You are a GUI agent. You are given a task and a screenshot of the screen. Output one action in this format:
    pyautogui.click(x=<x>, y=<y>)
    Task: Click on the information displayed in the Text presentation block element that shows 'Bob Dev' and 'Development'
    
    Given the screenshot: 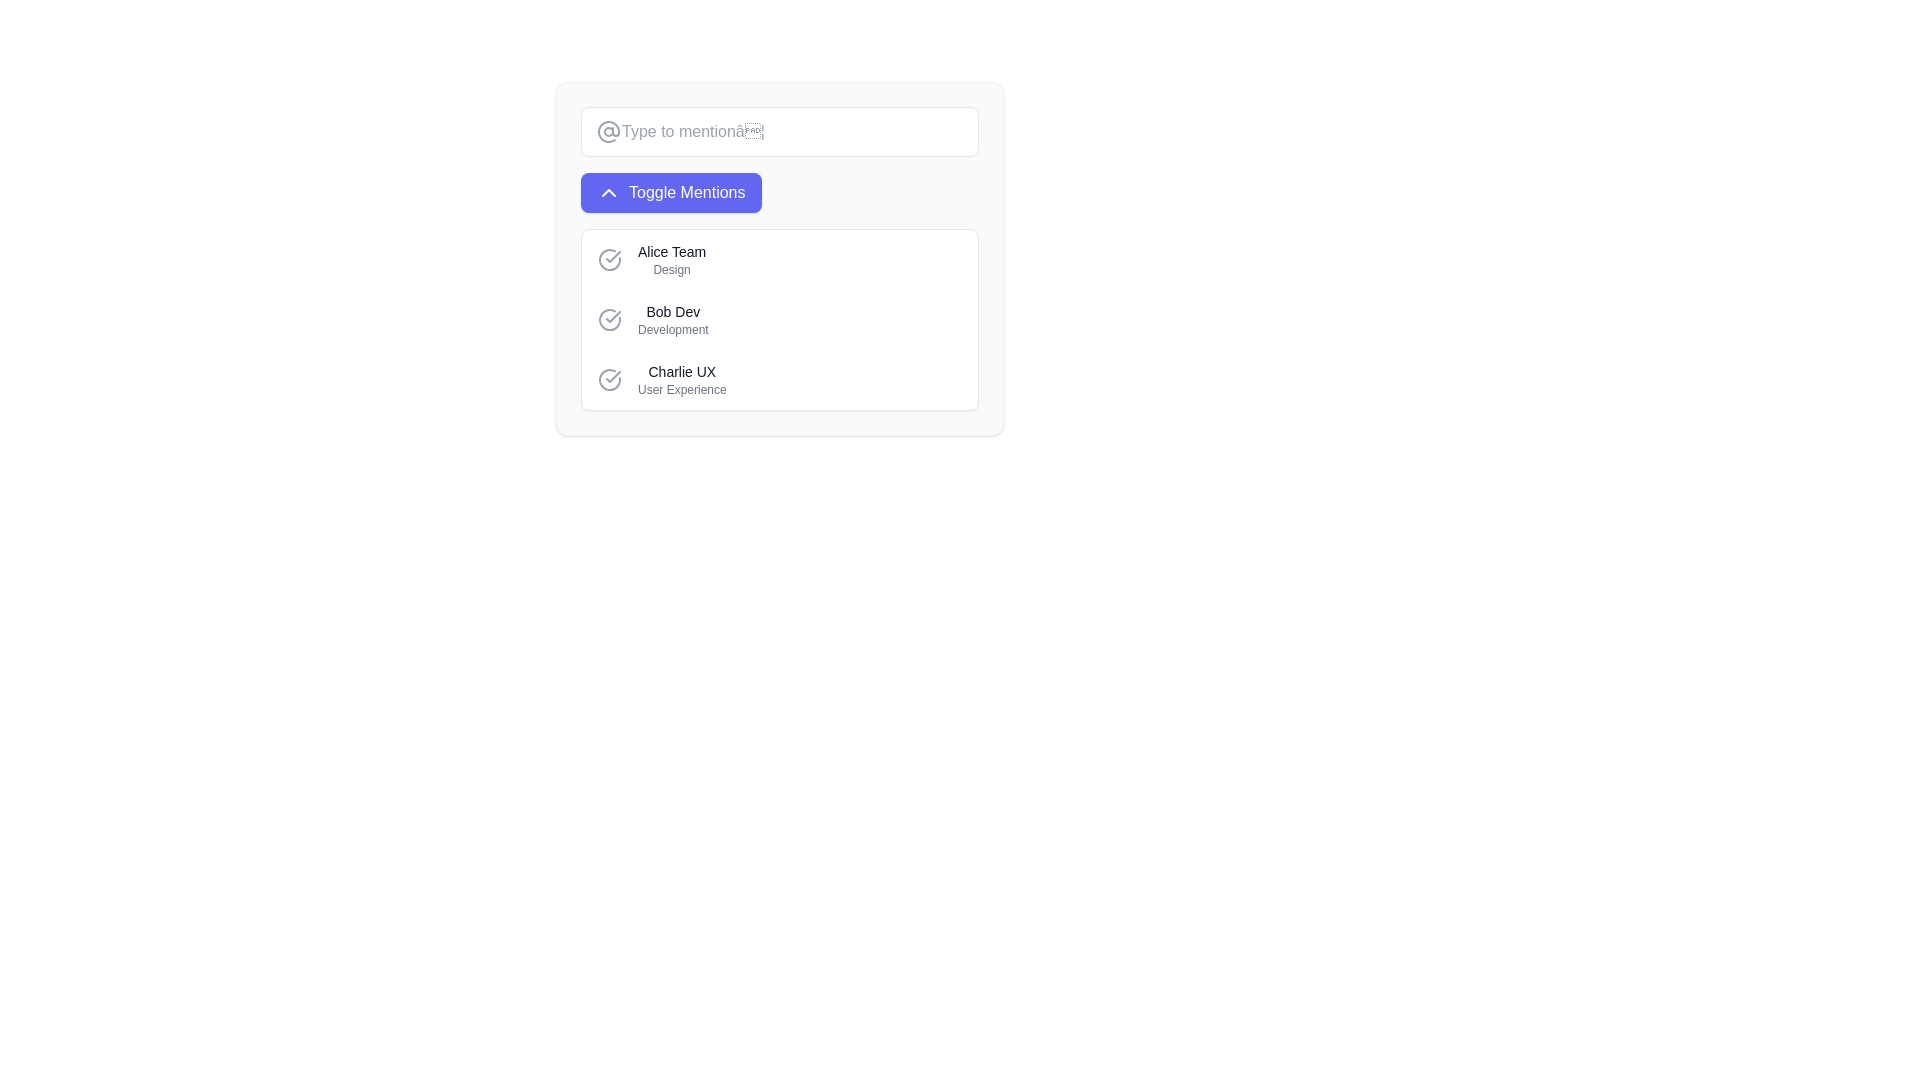 What is the action you would take?
    pyautogui.click(x=673, y=319)
    